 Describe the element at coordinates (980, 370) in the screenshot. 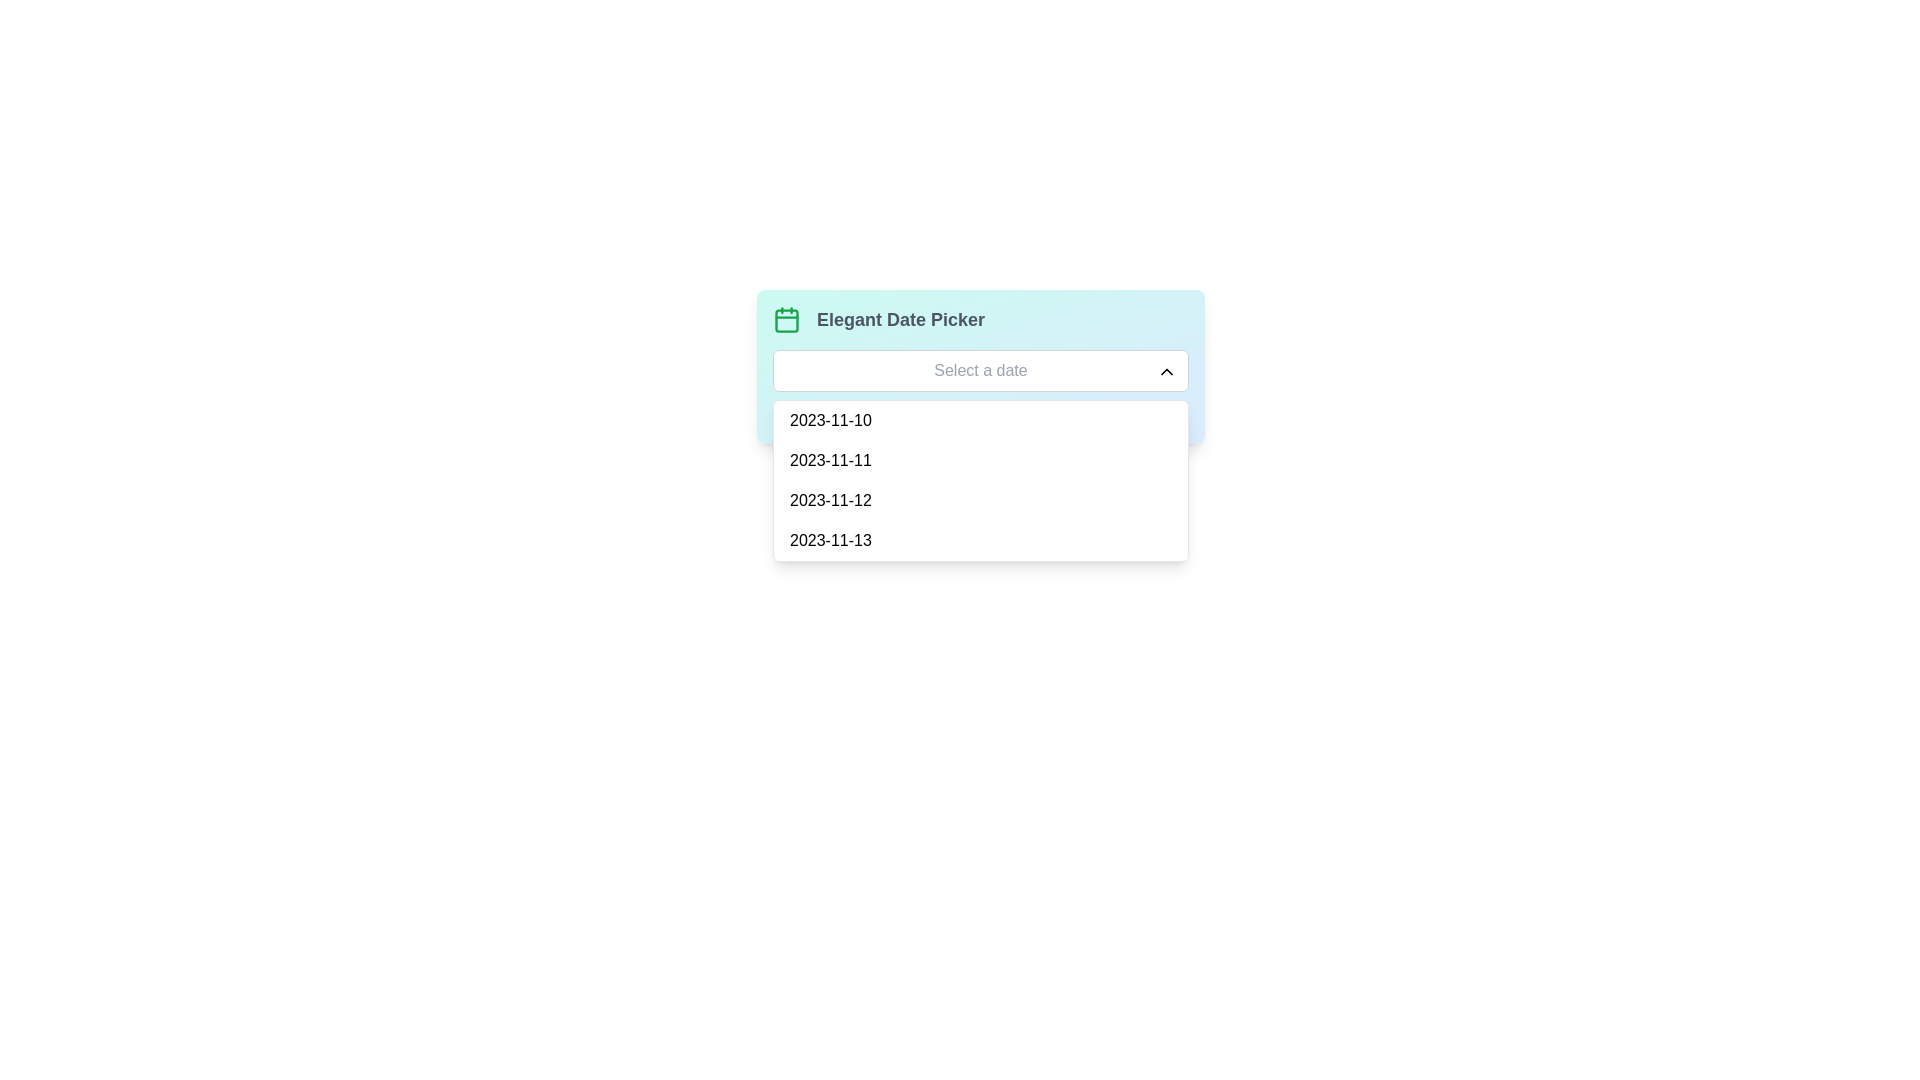

I see `the Dropdown Date Picker Input element with the placeholder 'Select a date'` at that location.